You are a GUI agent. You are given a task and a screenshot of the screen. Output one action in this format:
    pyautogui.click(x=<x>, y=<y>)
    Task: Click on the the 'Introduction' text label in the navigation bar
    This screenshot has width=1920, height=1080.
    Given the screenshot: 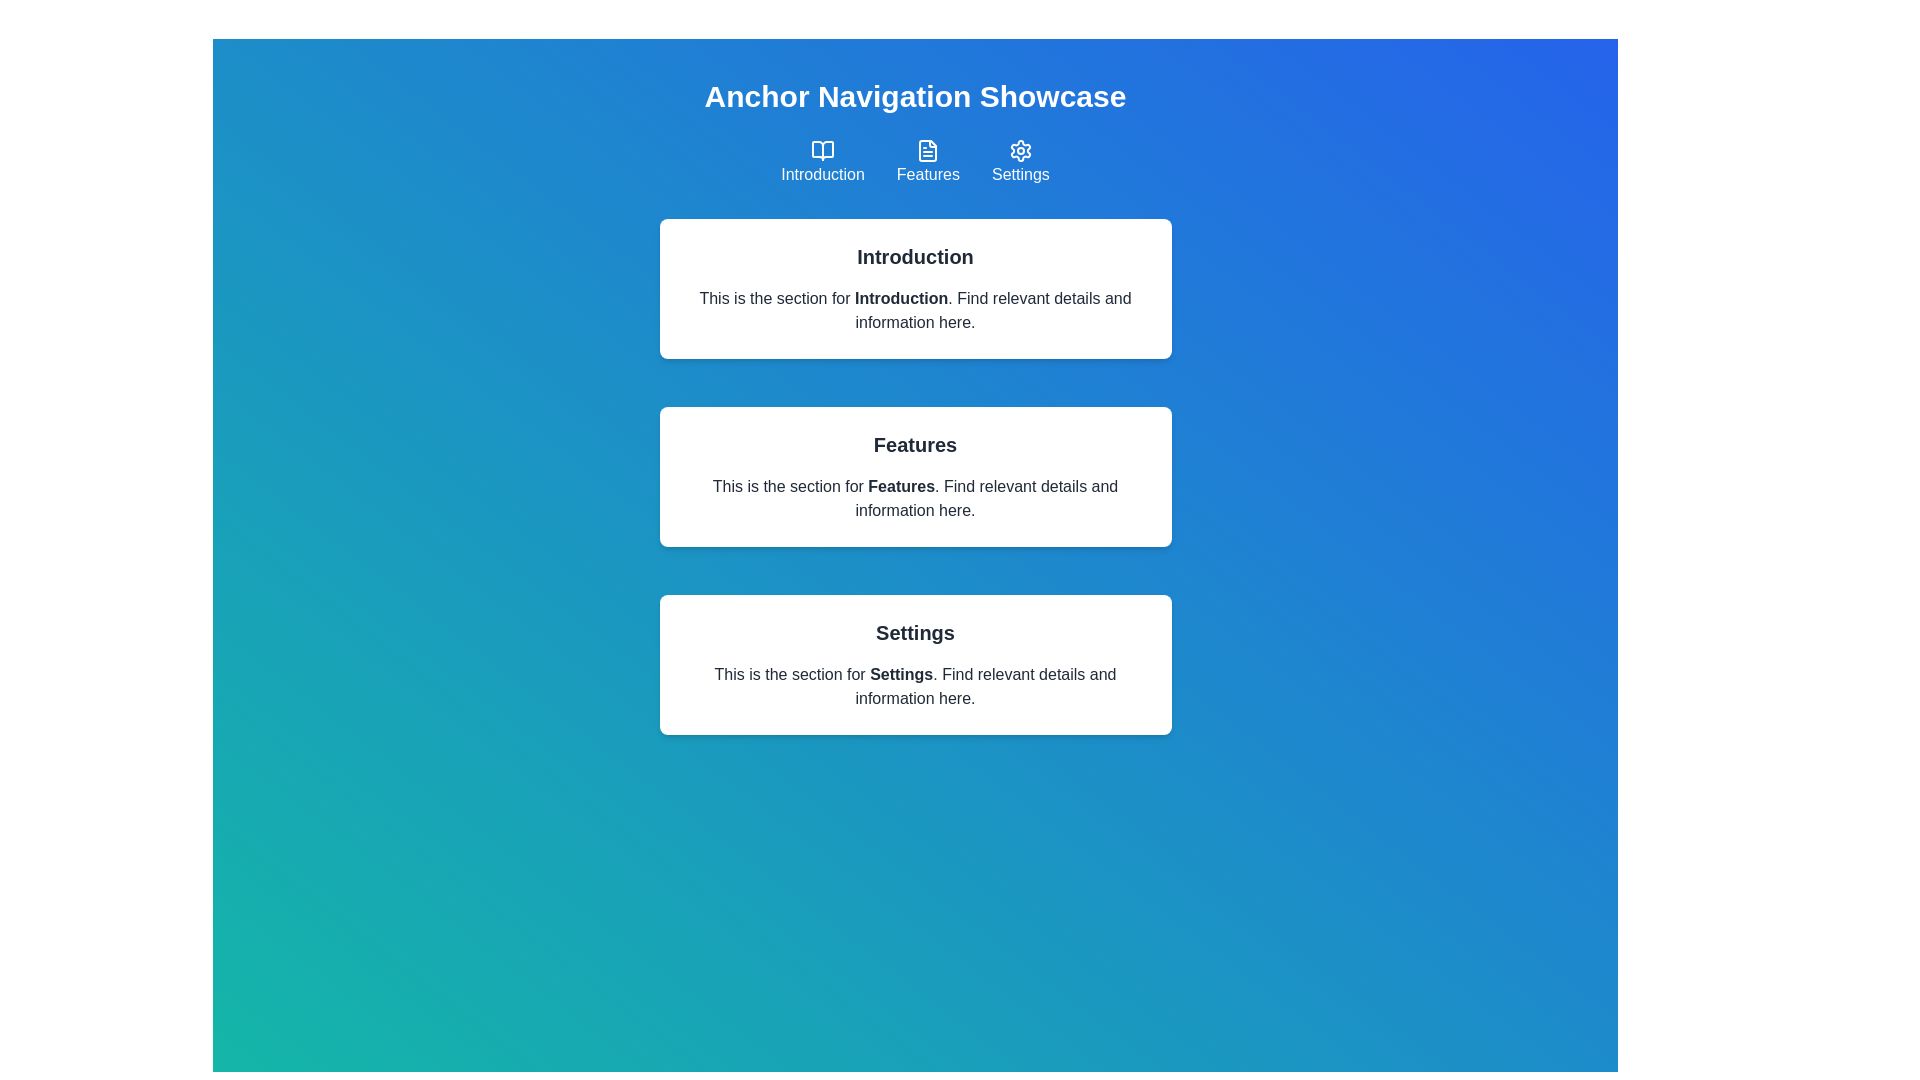 What is the action you would take?
    pyautogui.click(x=823, y=173)
    